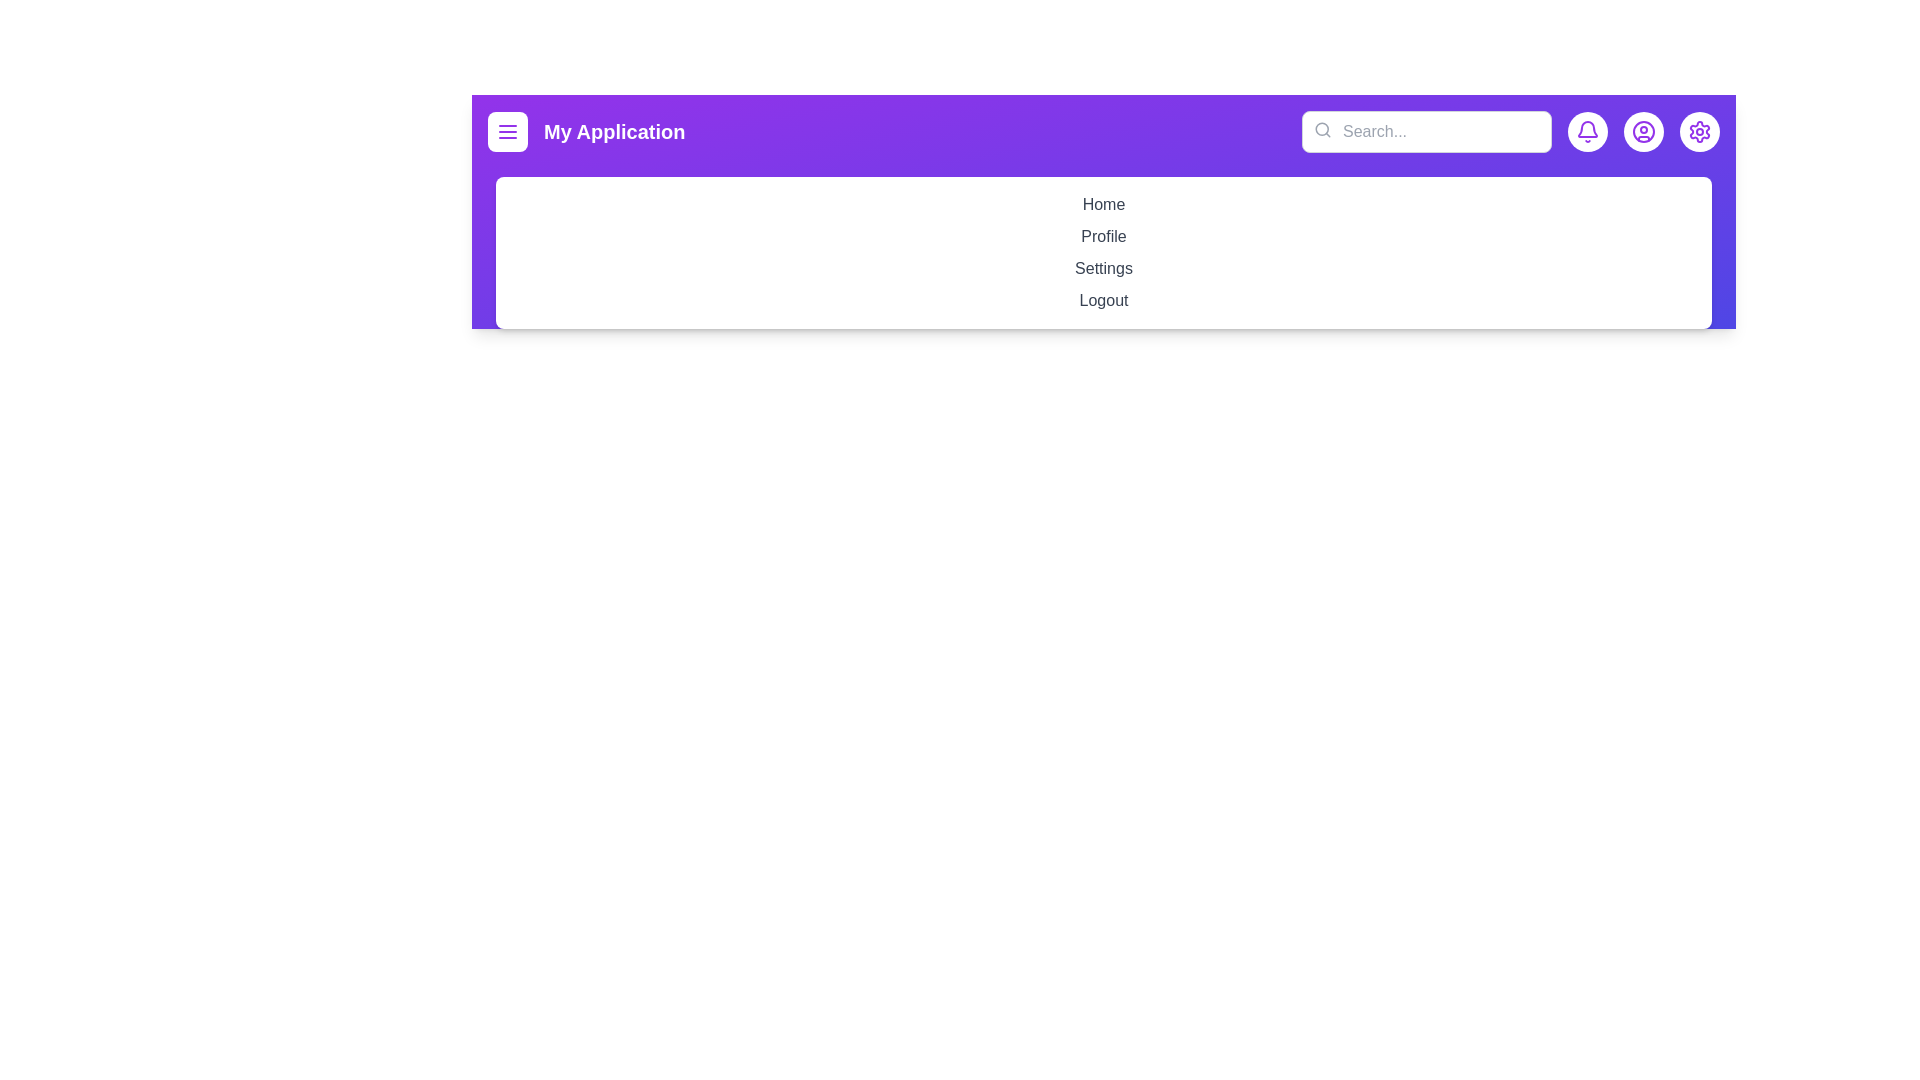 This screenshot has height=1080, width=1920. Describe the element at coordinates (508, 131) in the screenshot. I see `the menu button to toggle the menu visibility` at that location.